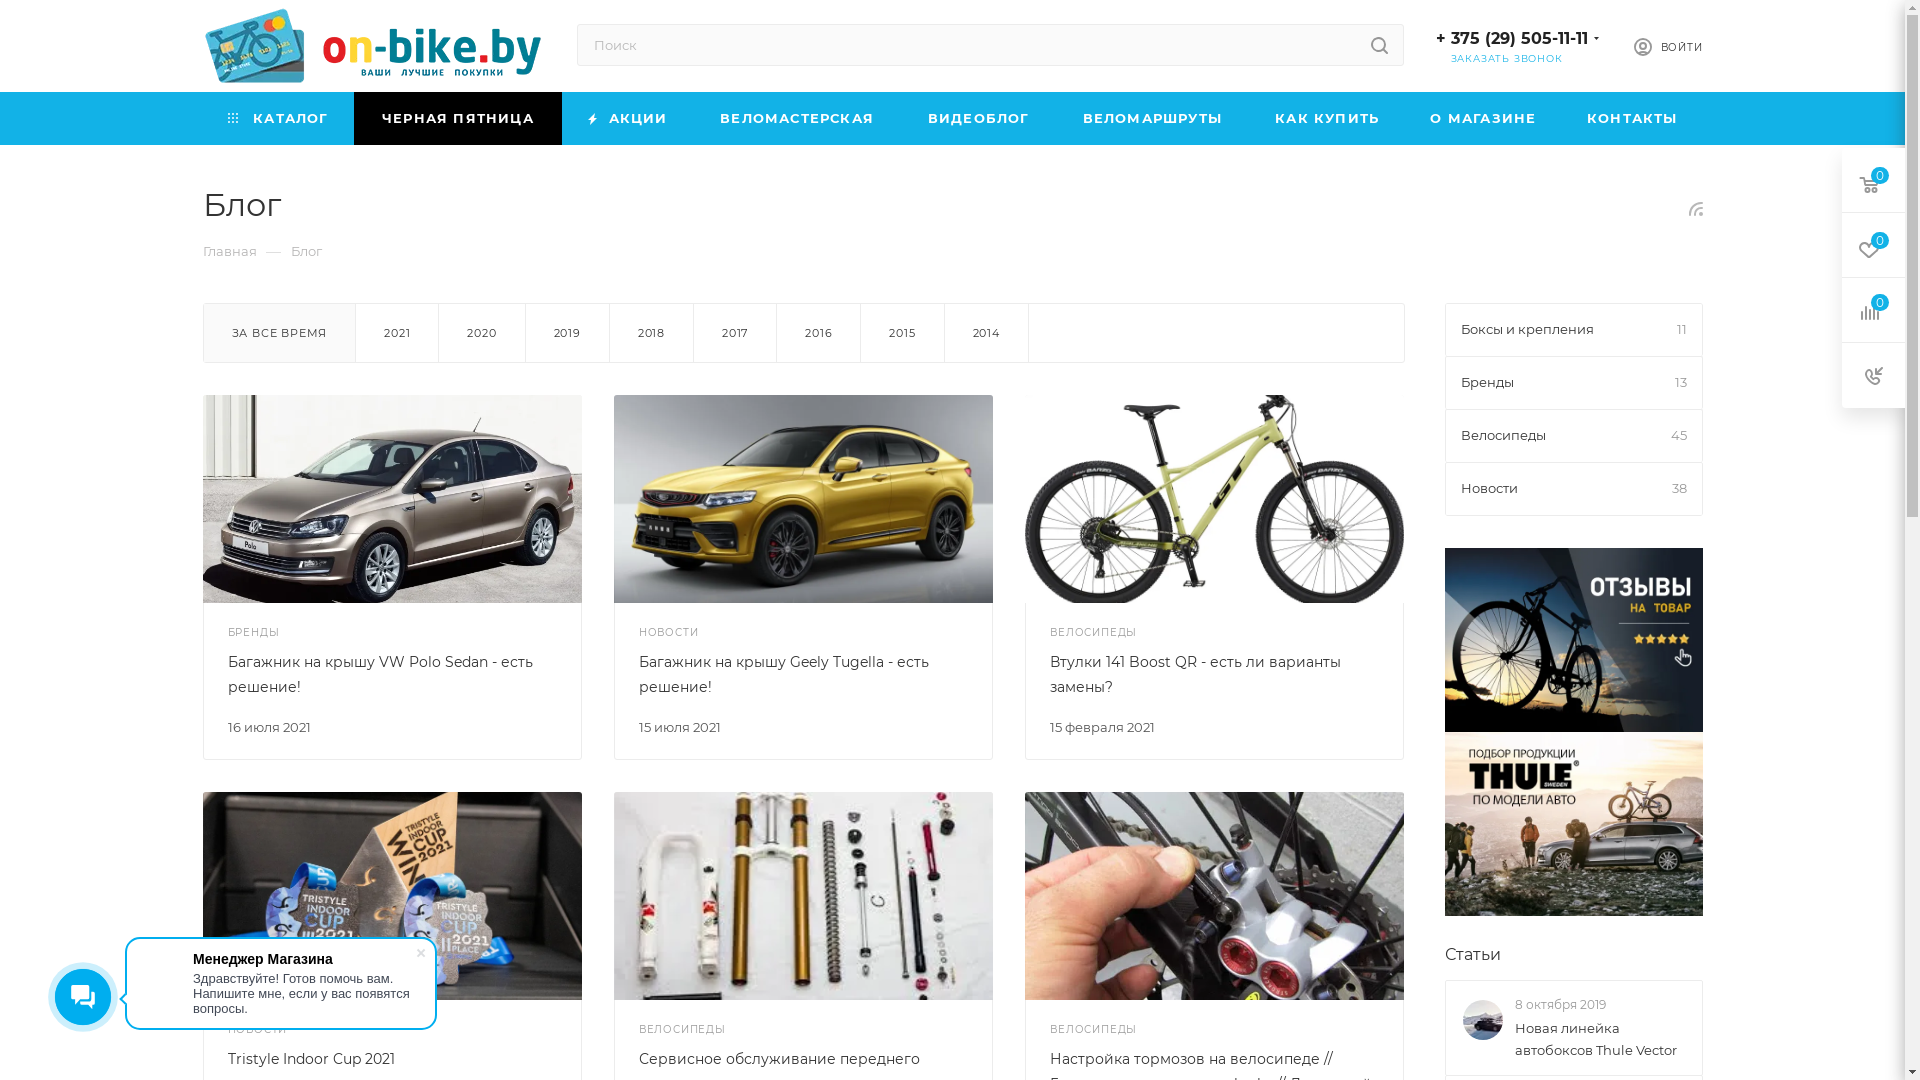  I want to click on '2014', so click(986, 331).